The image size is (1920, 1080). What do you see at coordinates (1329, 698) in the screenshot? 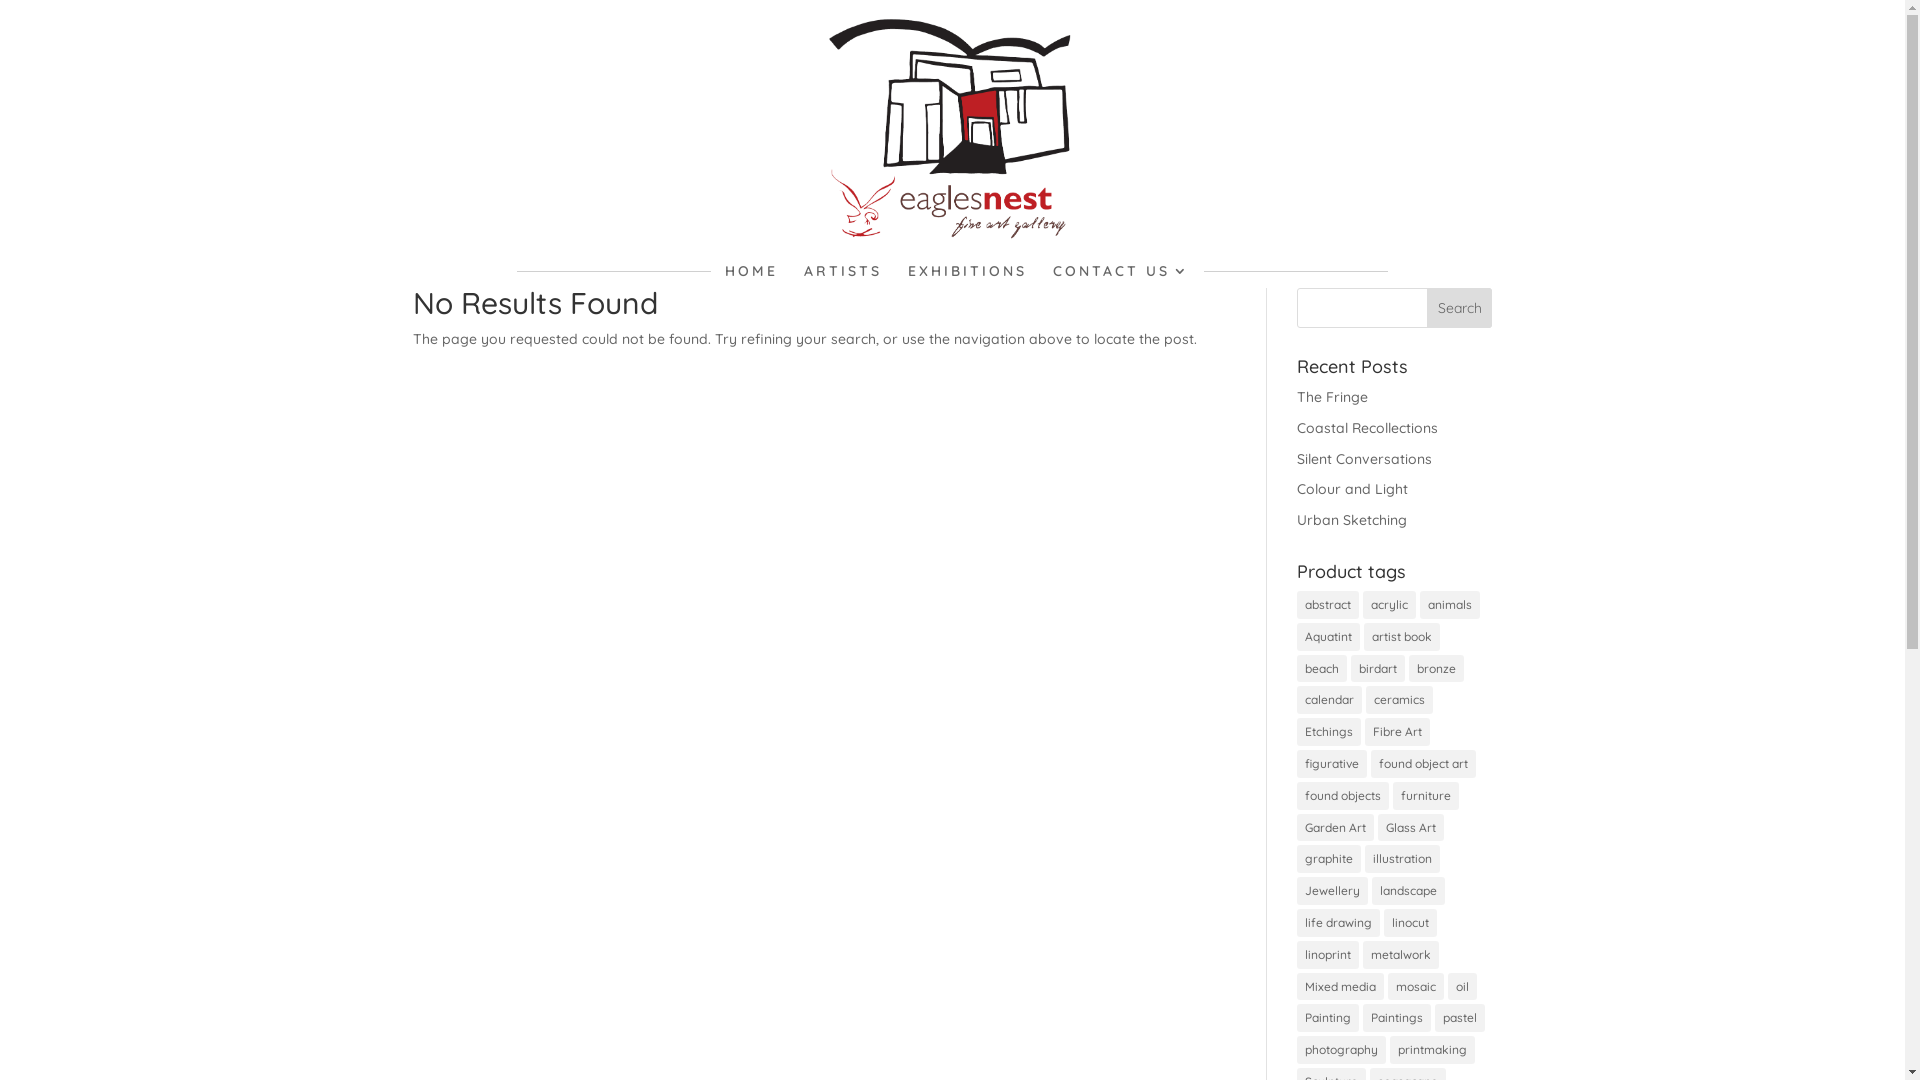
I see `'calendar'` at bounding box center [1329, 698].